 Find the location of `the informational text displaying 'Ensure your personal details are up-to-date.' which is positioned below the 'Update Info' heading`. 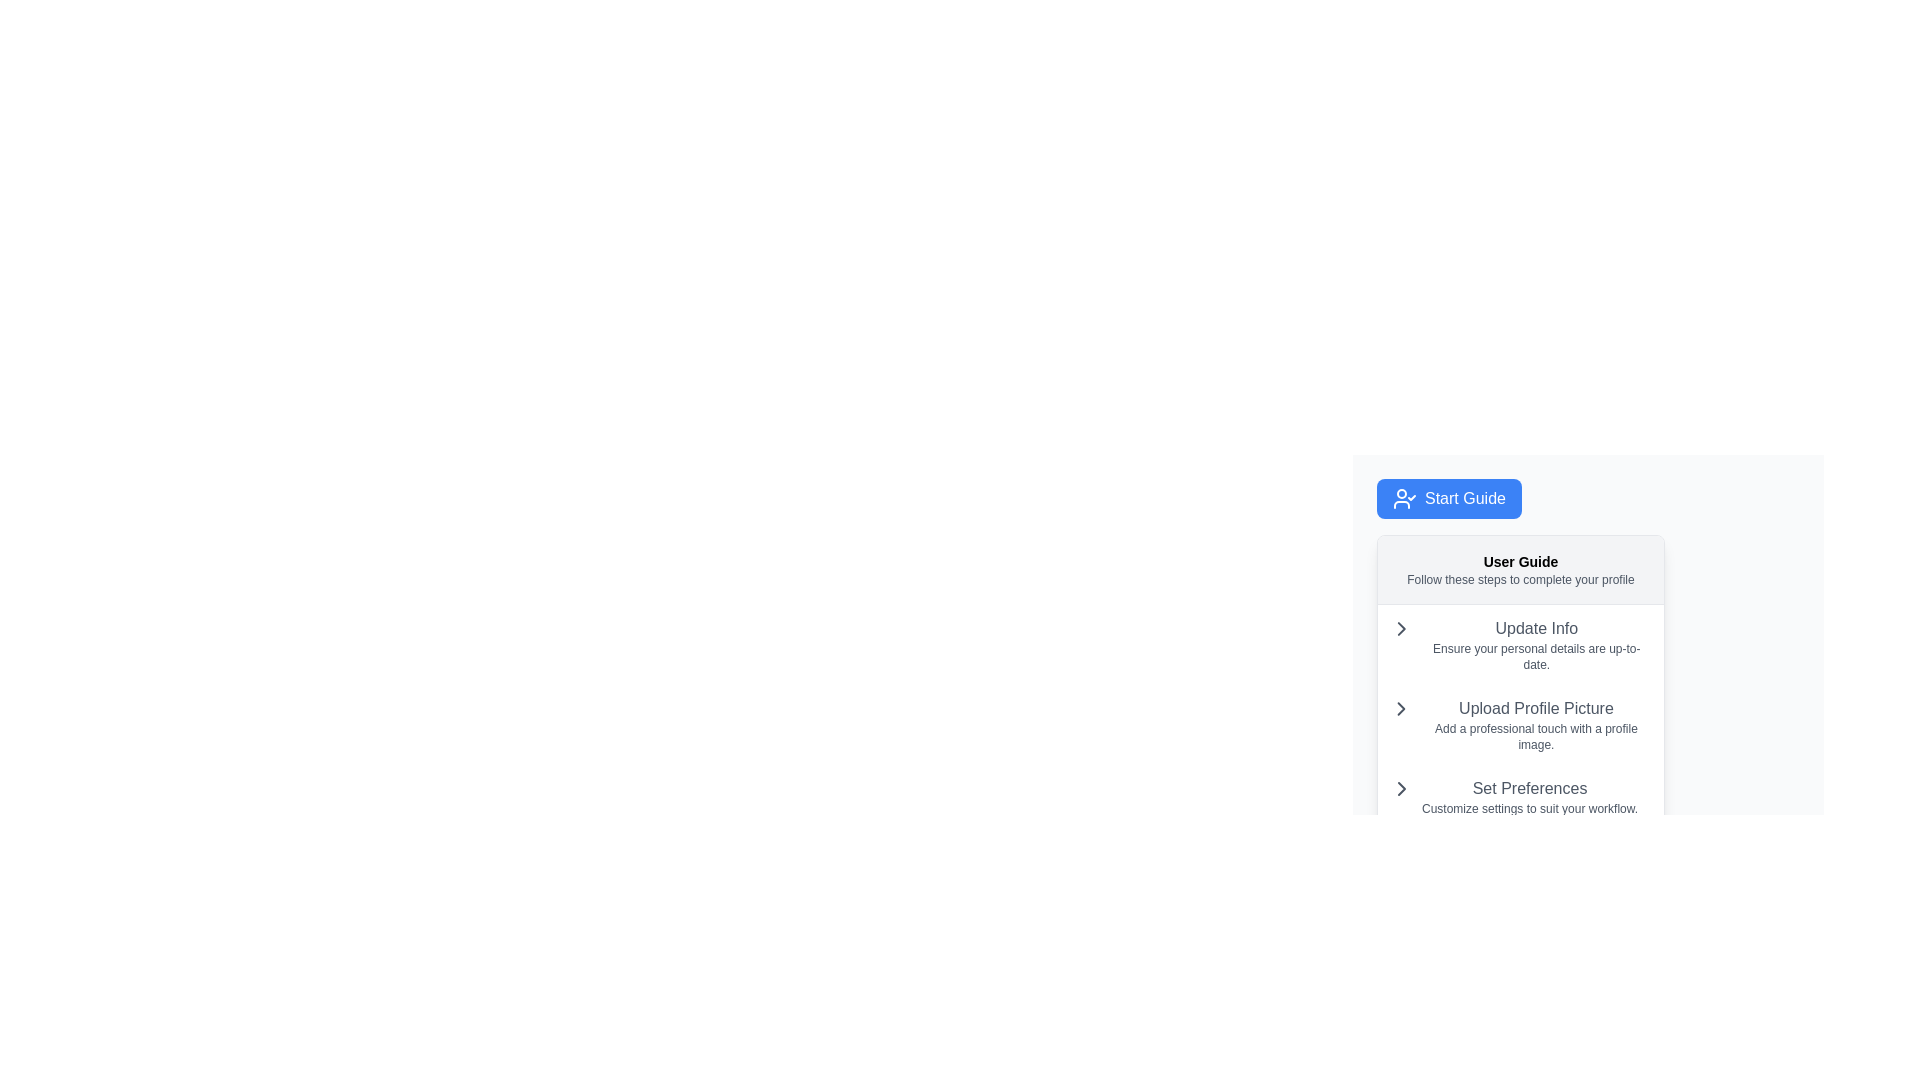

the informational text displaying 'Ensure your personal details are up-to-date.' which is positioned below the 'Update Info' heading is located at coordinates (1535, 656).